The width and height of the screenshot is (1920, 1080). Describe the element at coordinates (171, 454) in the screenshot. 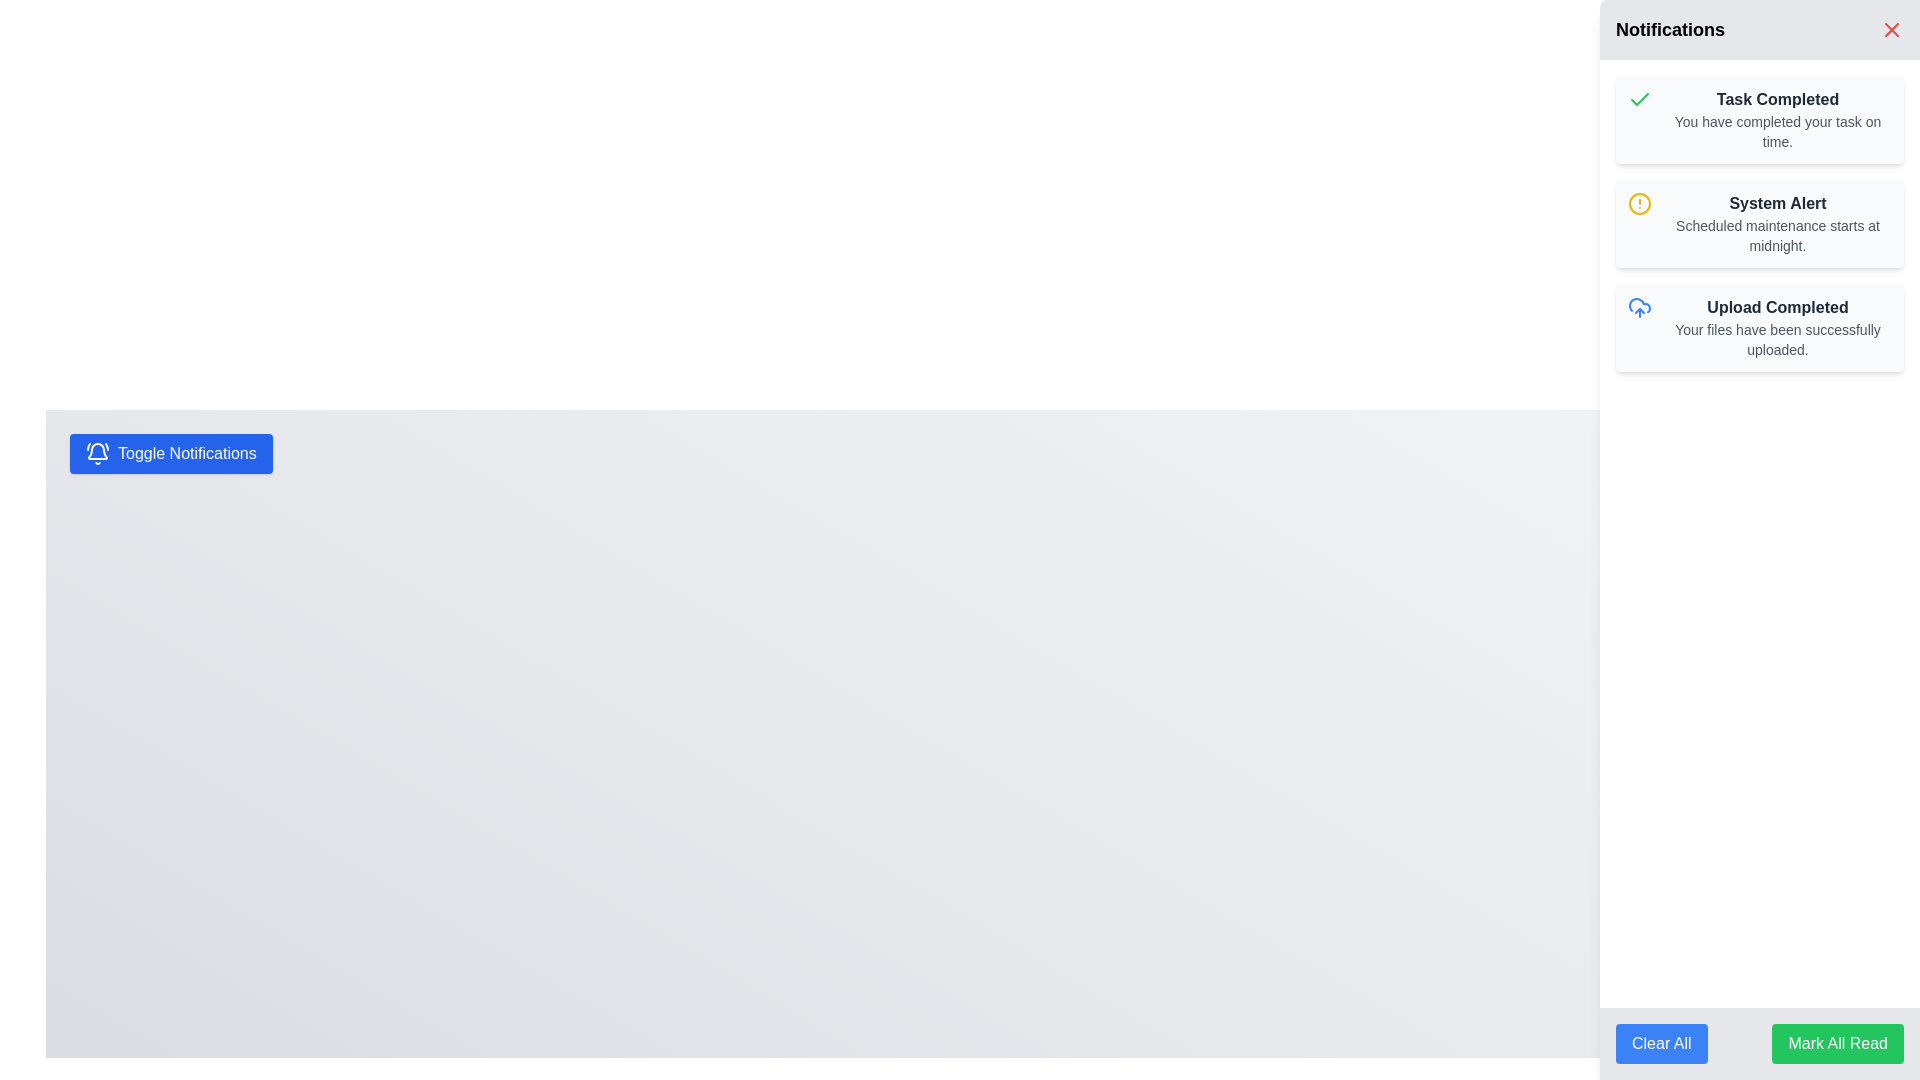

I see `the blue rectangular button labeled 'Toggle Notifications' with a bell-shaped icon` at that location.